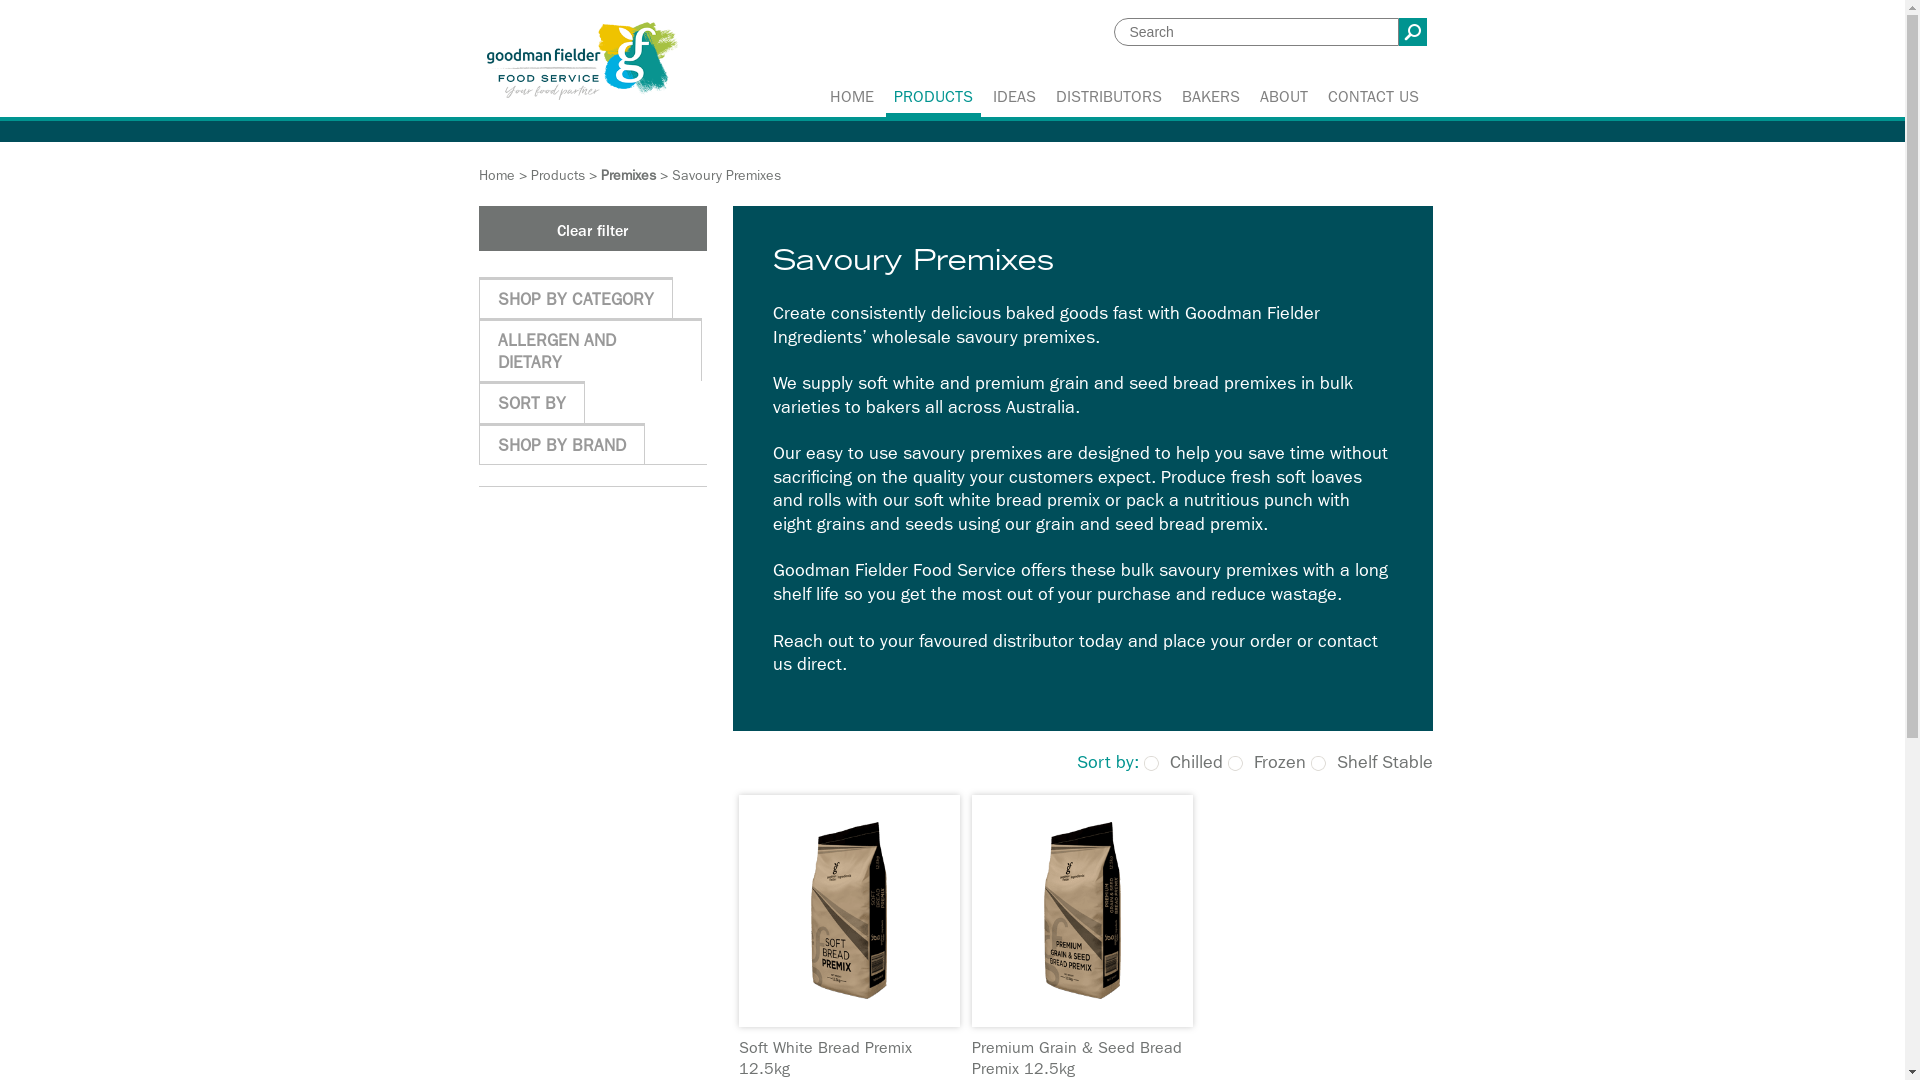 The height and width of the screenshot is (1080, 1920). What do you see at coordinates (626, 174) in the screenshot?
I see `'Premixes'` at bounding box center [626, 174].